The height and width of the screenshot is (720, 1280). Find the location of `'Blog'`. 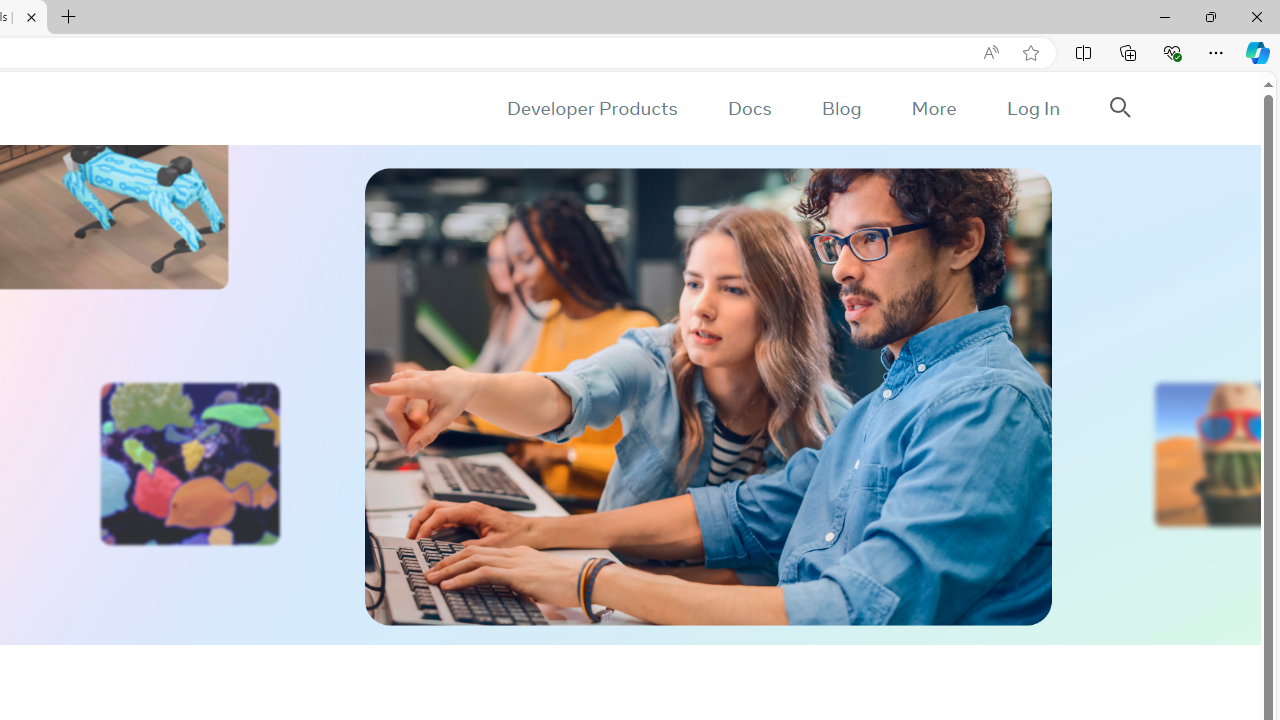

'Blog' is located at coordinates (841, 108).